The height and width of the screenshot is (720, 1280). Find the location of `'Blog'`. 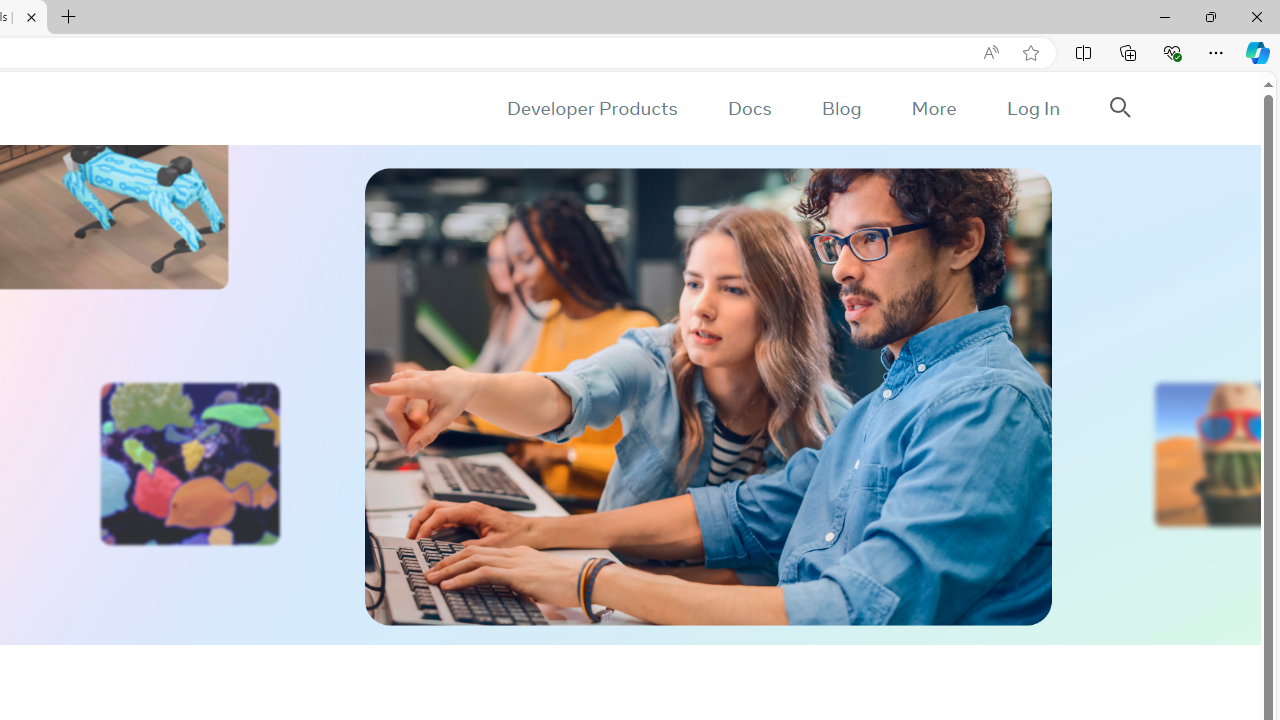

'Blog' is located at coordinates (841, 108).